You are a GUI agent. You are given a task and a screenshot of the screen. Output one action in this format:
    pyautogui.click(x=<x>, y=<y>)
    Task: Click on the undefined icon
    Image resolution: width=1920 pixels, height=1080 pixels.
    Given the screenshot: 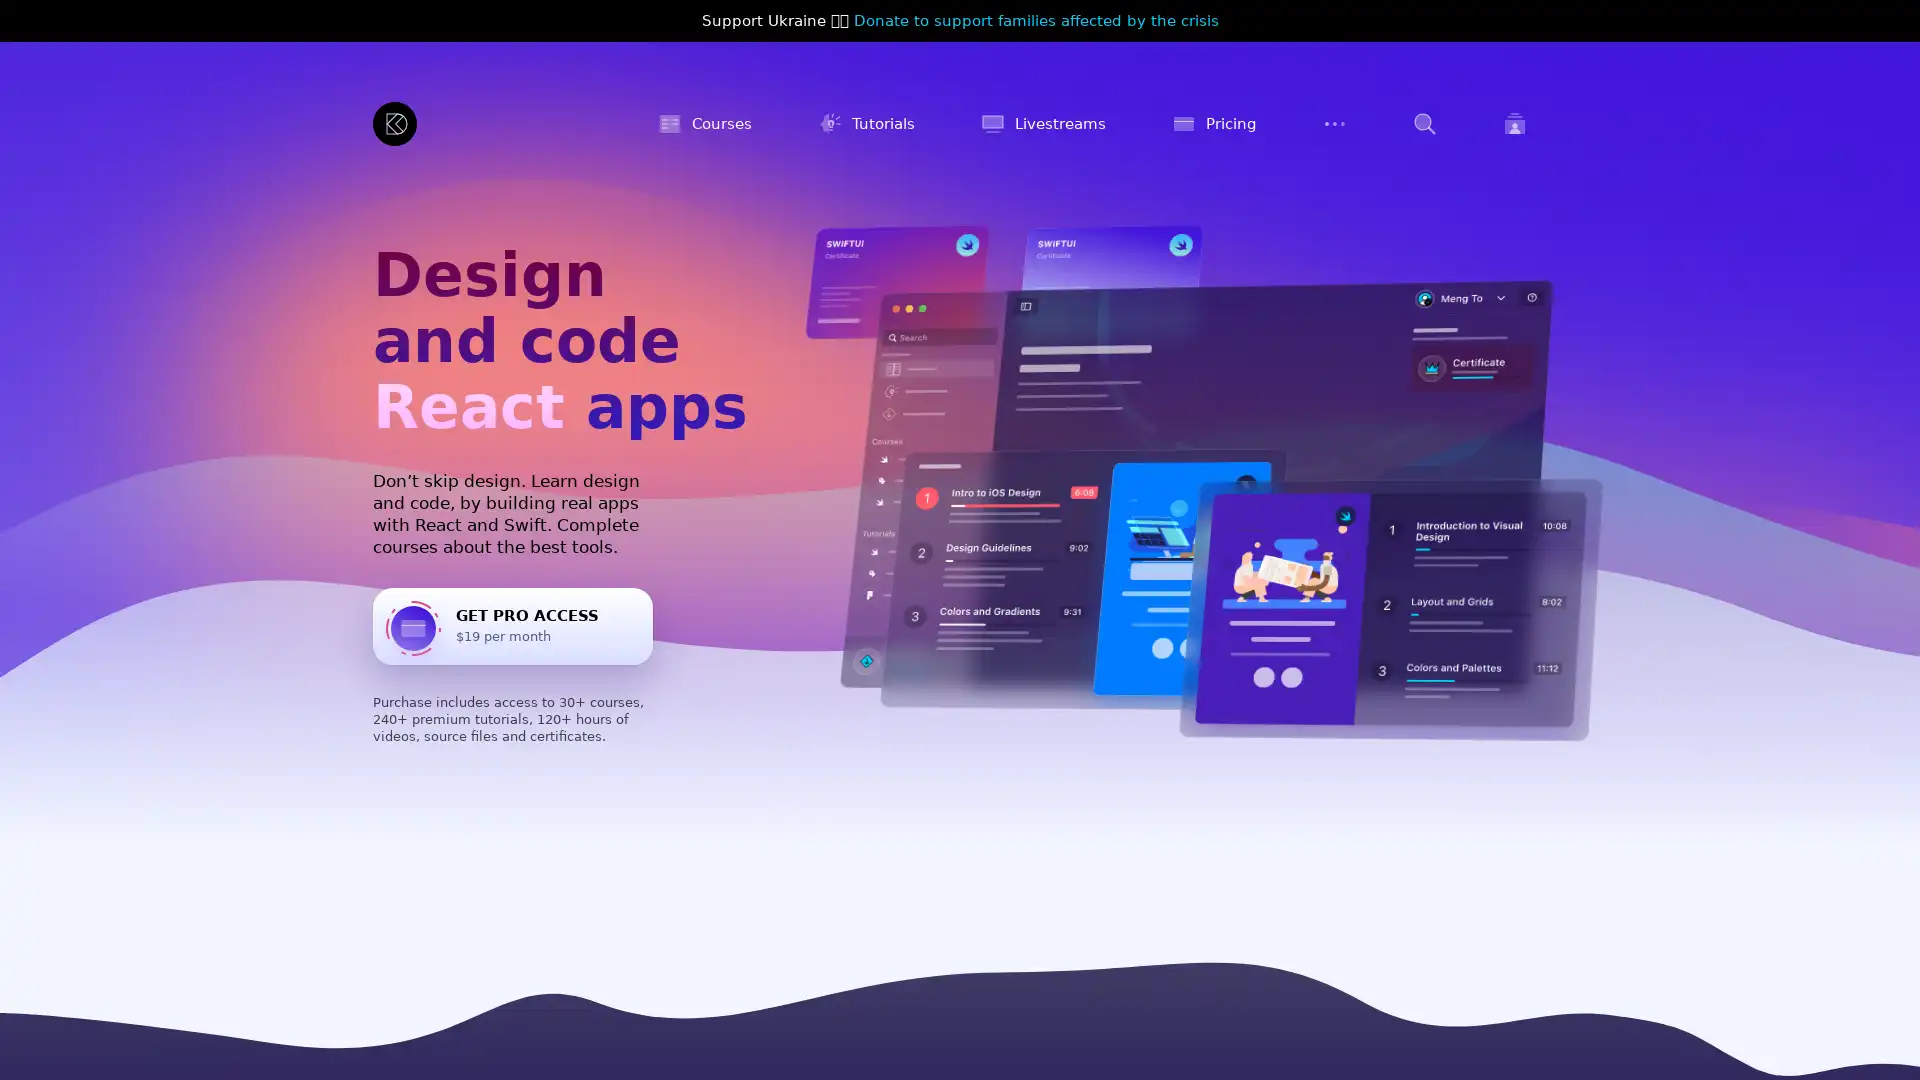 What is the action you would take?
    pyautogui.click(x=1334, y=123)
    